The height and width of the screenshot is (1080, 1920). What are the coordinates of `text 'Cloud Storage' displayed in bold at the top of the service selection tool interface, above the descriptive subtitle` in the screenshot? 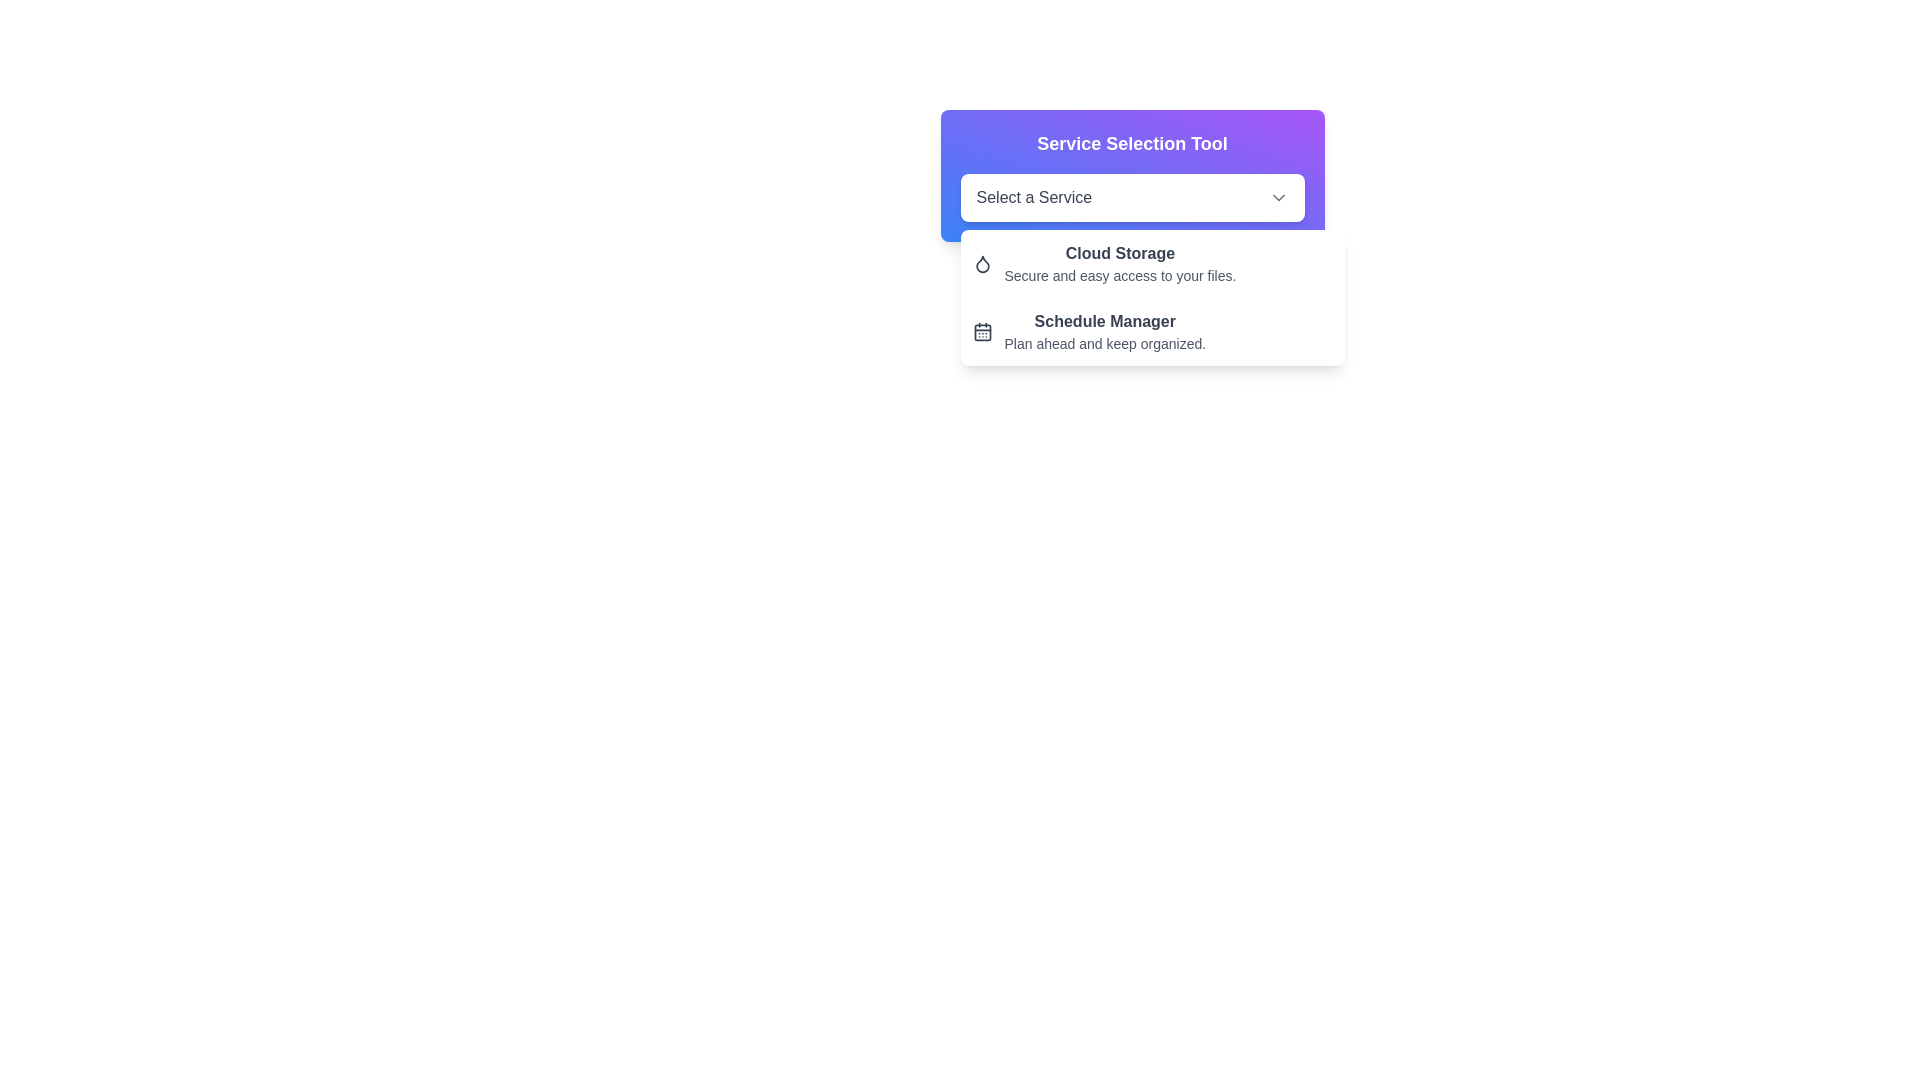 It's located at (1120, 253).